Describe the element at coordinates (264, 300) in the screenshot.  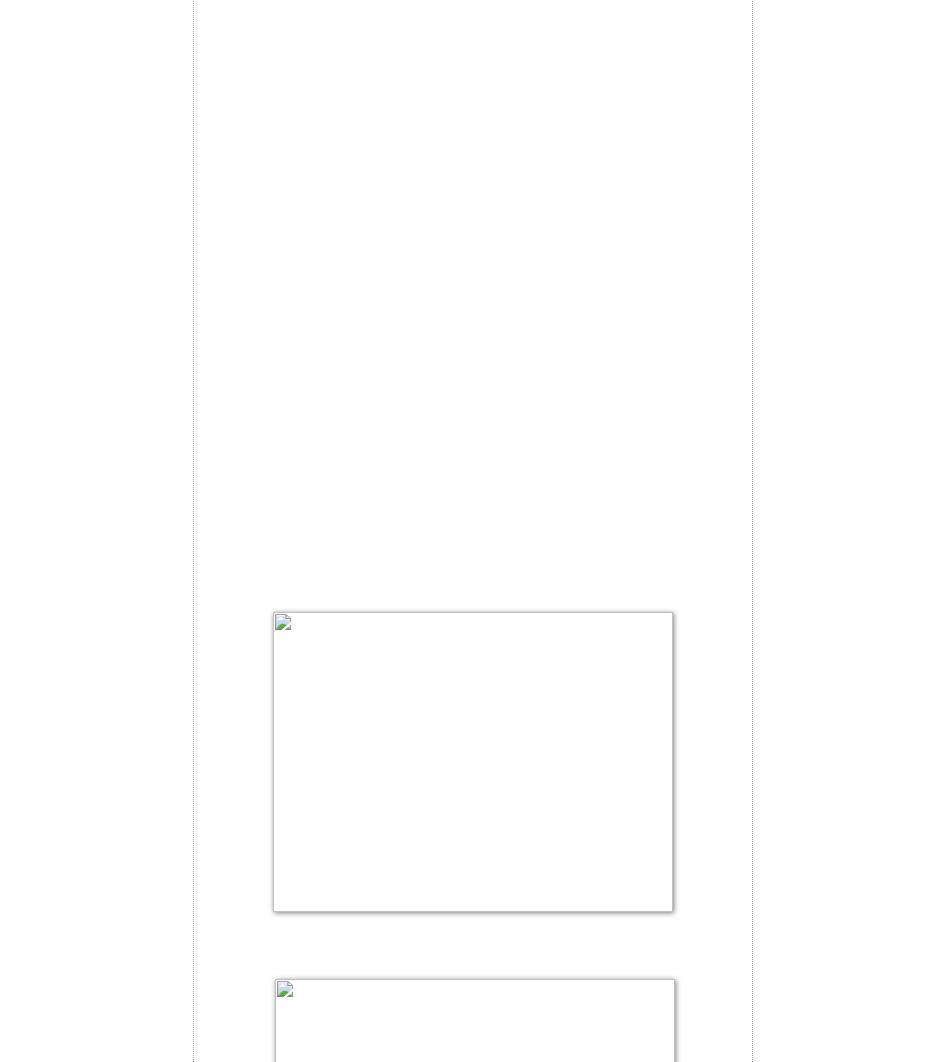
I see `'Bread preparation:'` at that location.